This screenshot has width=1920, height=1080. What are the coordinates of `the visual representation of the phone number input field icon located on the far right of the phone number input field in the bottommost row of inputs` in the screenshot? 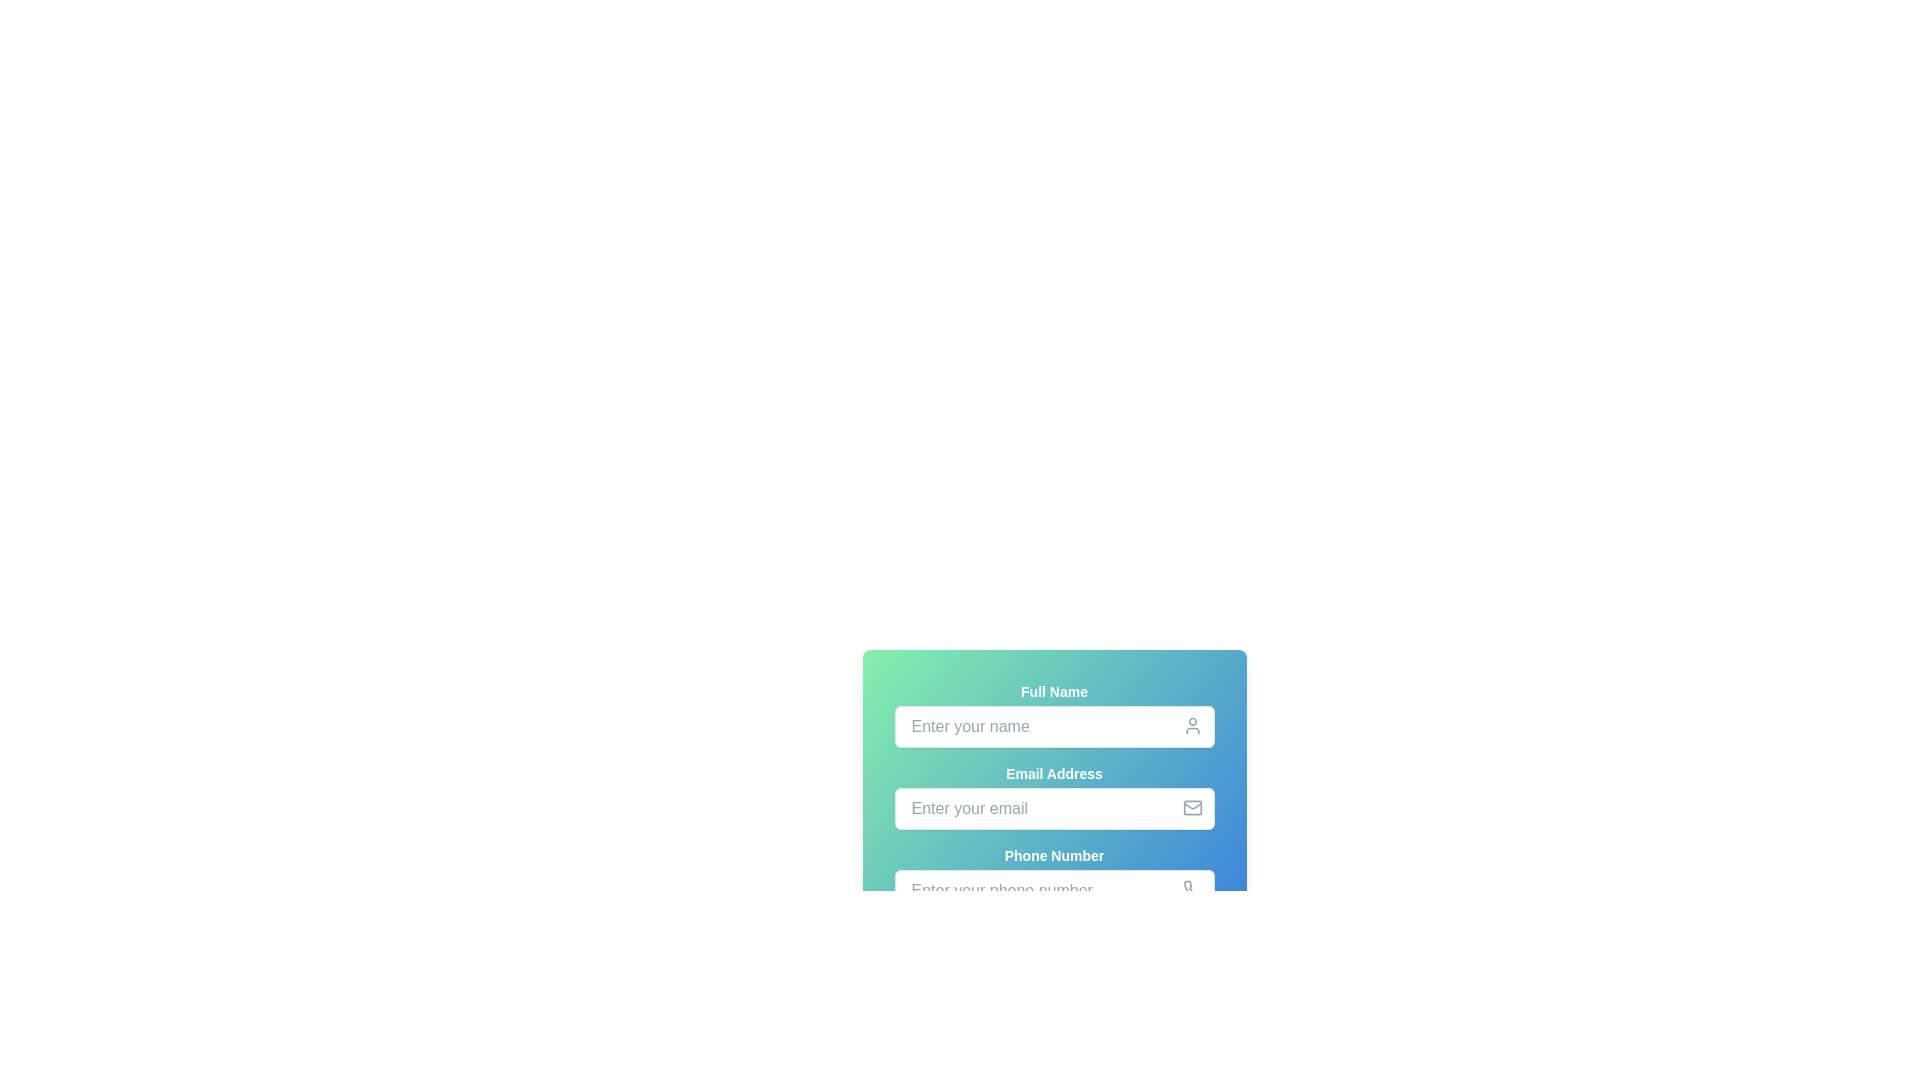 It's located at (1192, 889).